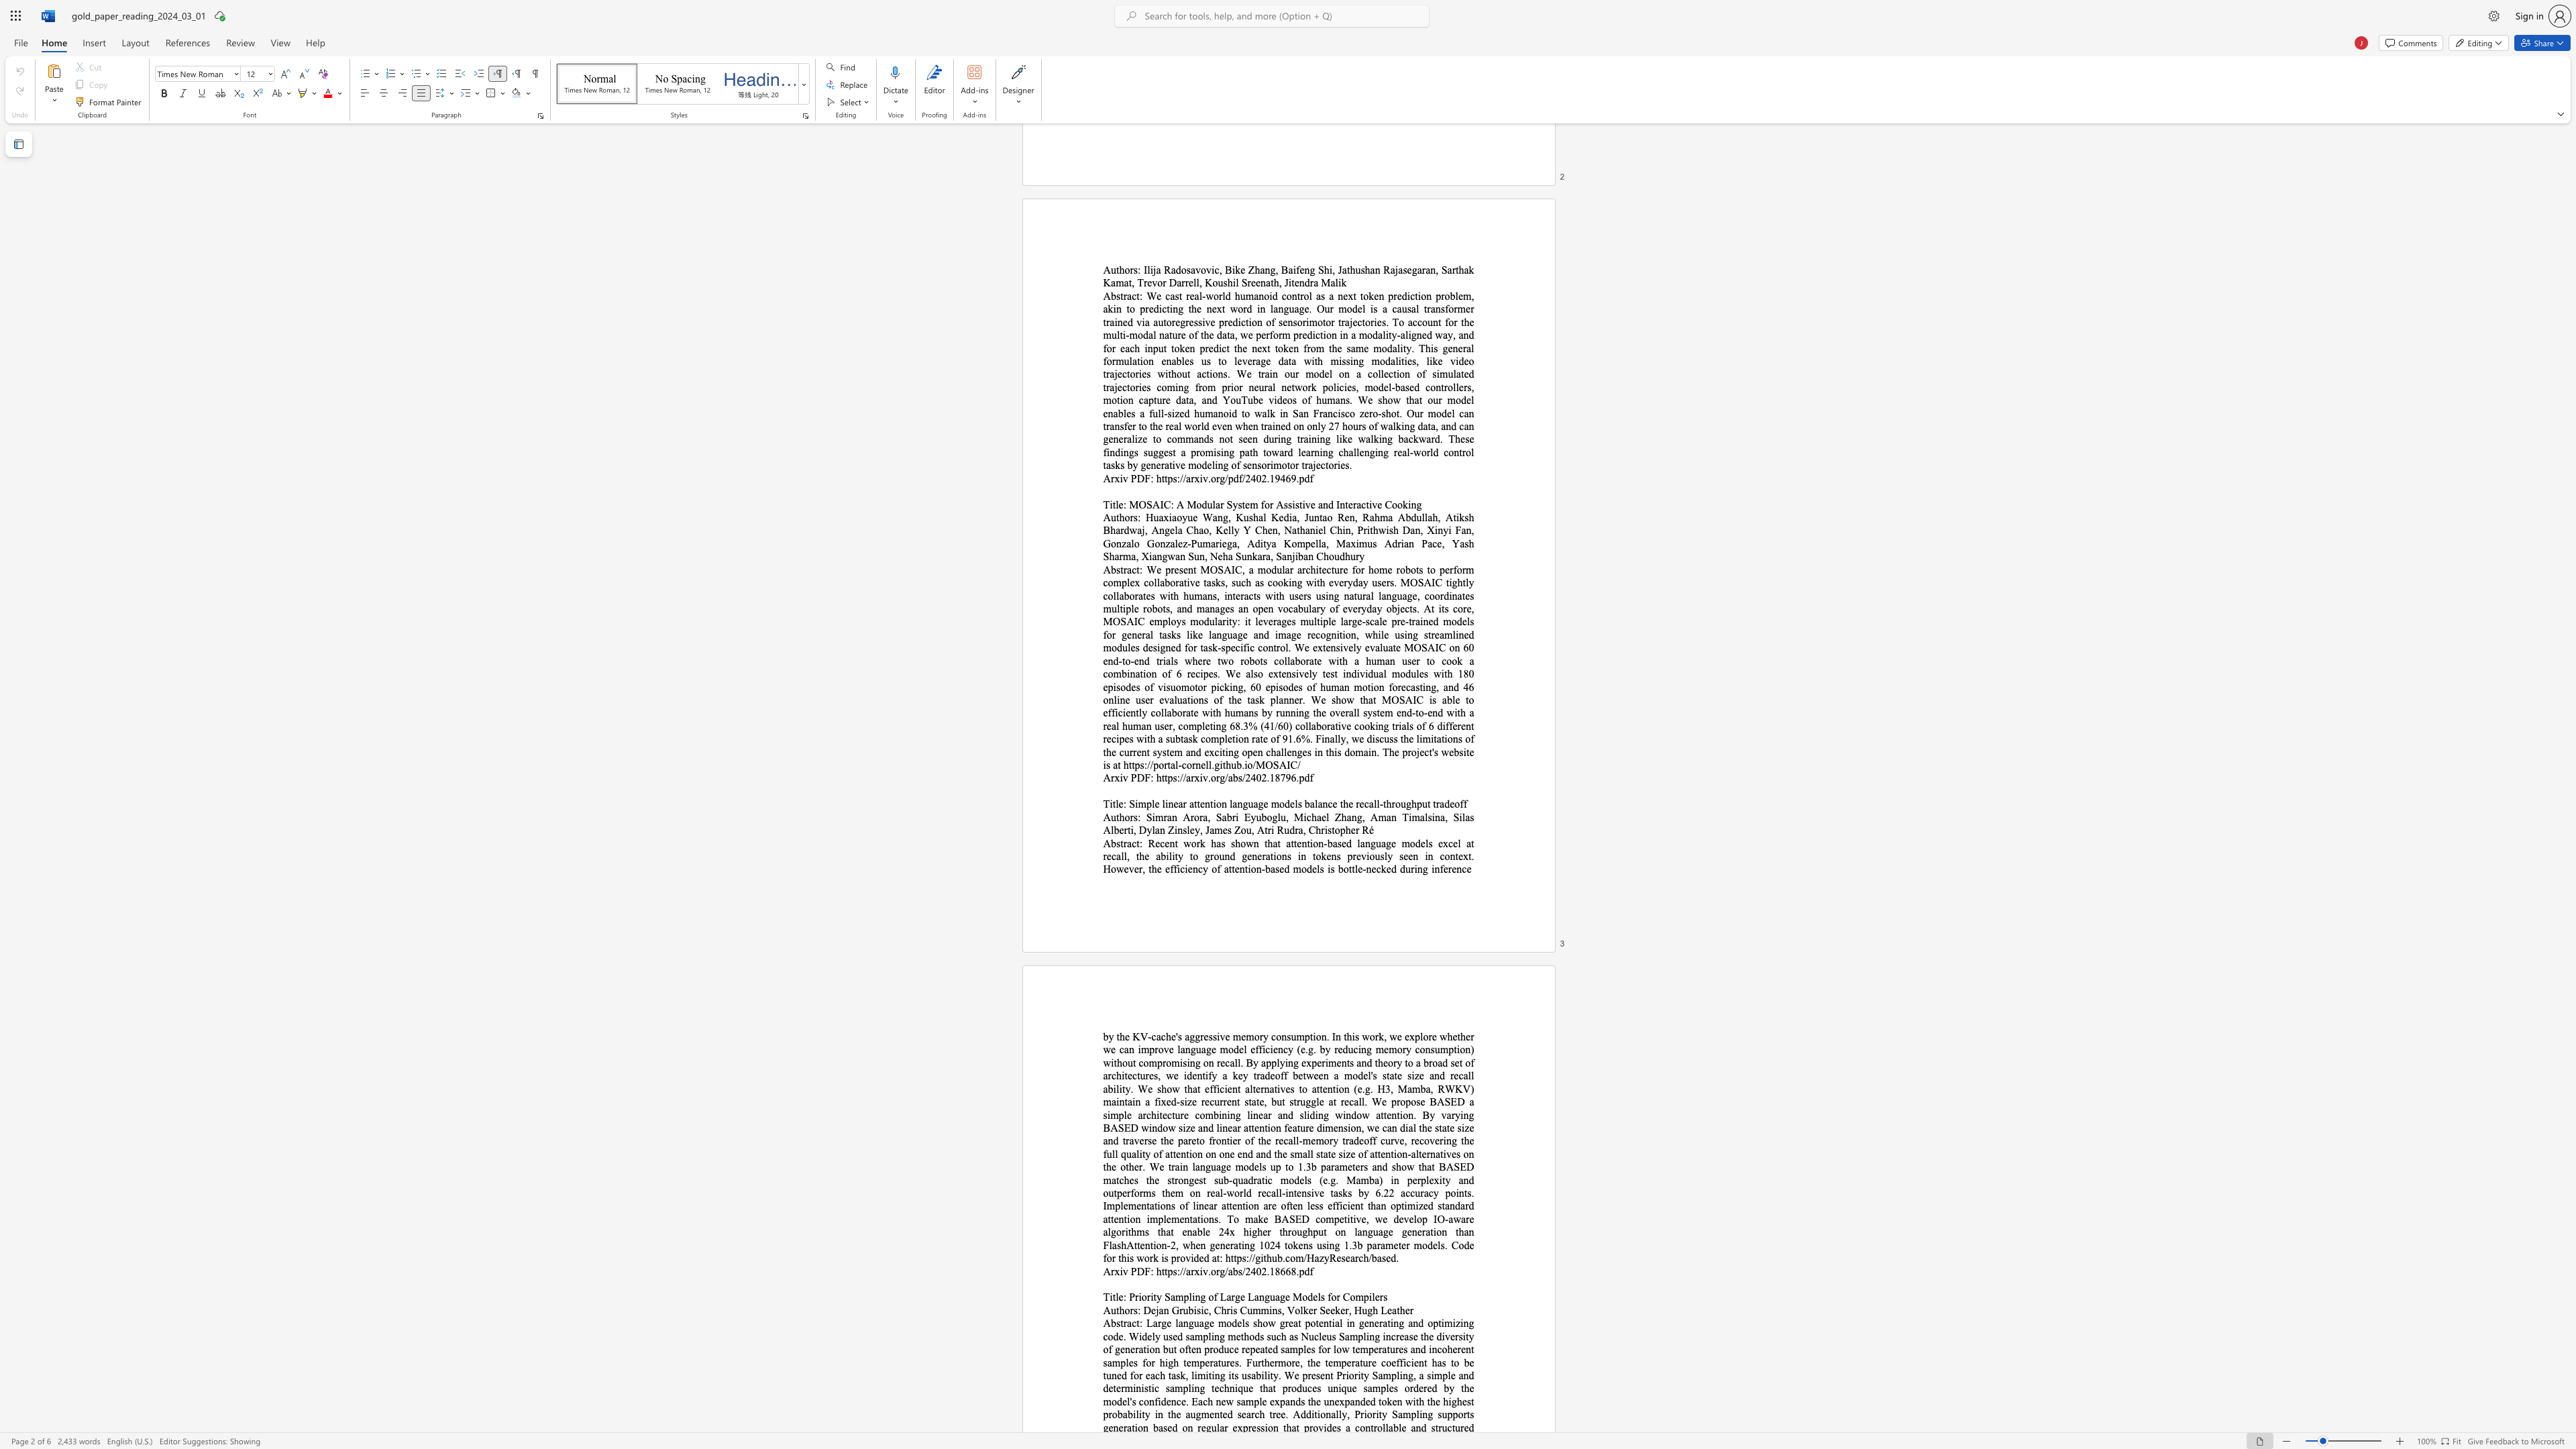 Image resolution: width=2576 pixels, height=1449 pixels. What do you see at coordinates (1111, 776) in the screenshot?
I see `the subset text "rxiv" within the text "Arxiv PDF:"` at bounding box center [1111, 776].